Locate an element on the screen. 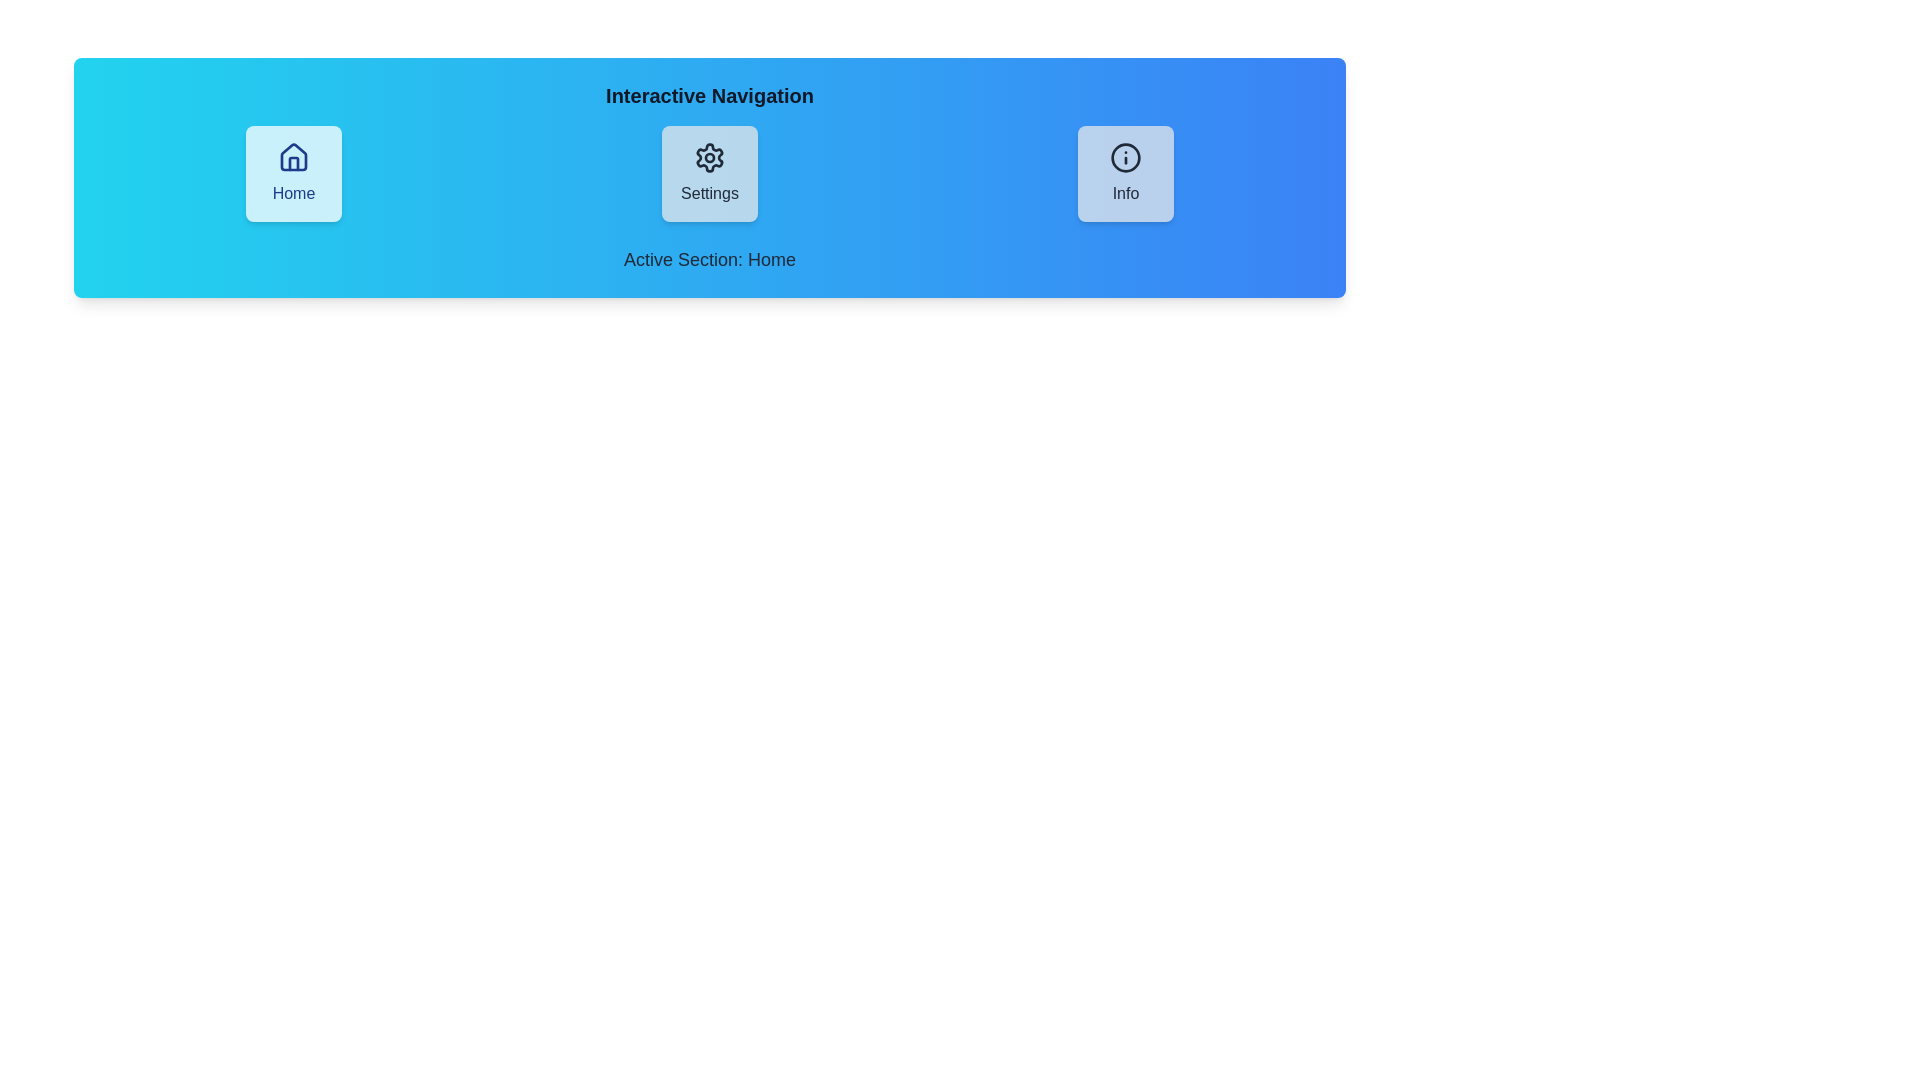 This screenshot has width=1920, height=1080. the navigation button labeled Info is located at coordinates (1126, 172).